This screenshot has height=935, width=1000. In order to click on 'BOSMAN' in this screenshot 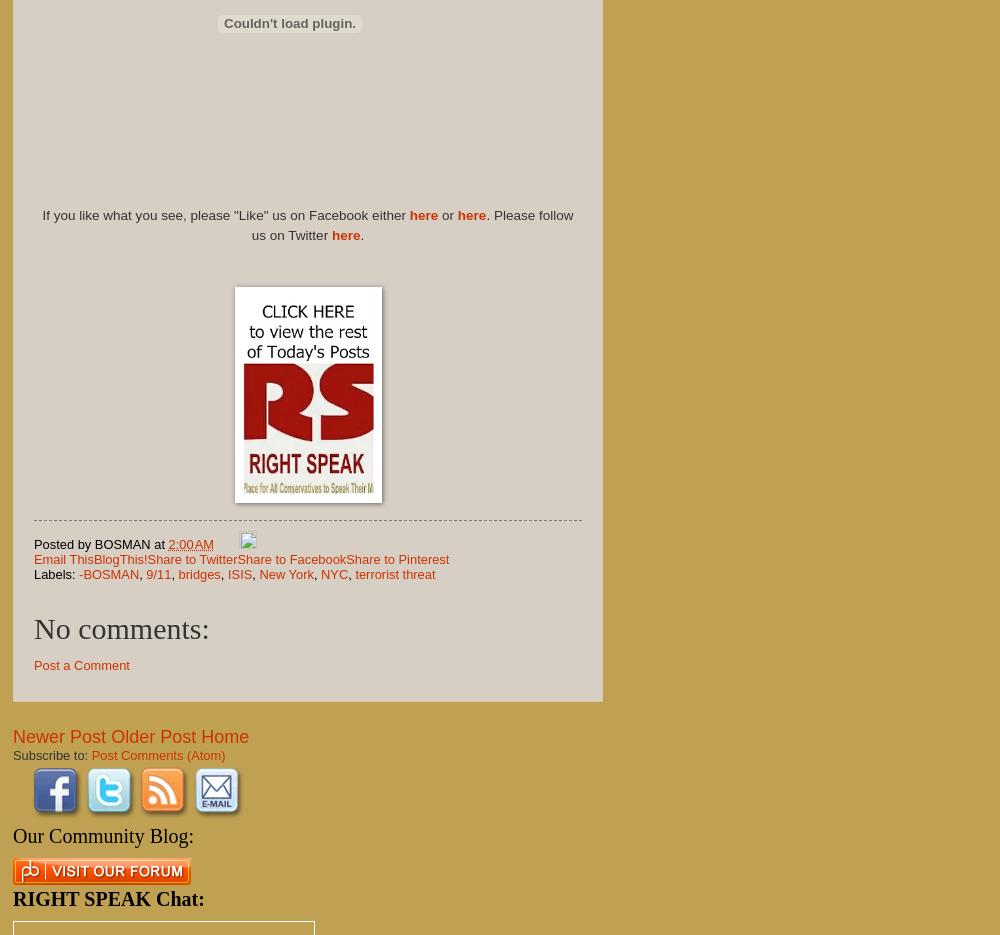, I will do `click(121, 542)`.